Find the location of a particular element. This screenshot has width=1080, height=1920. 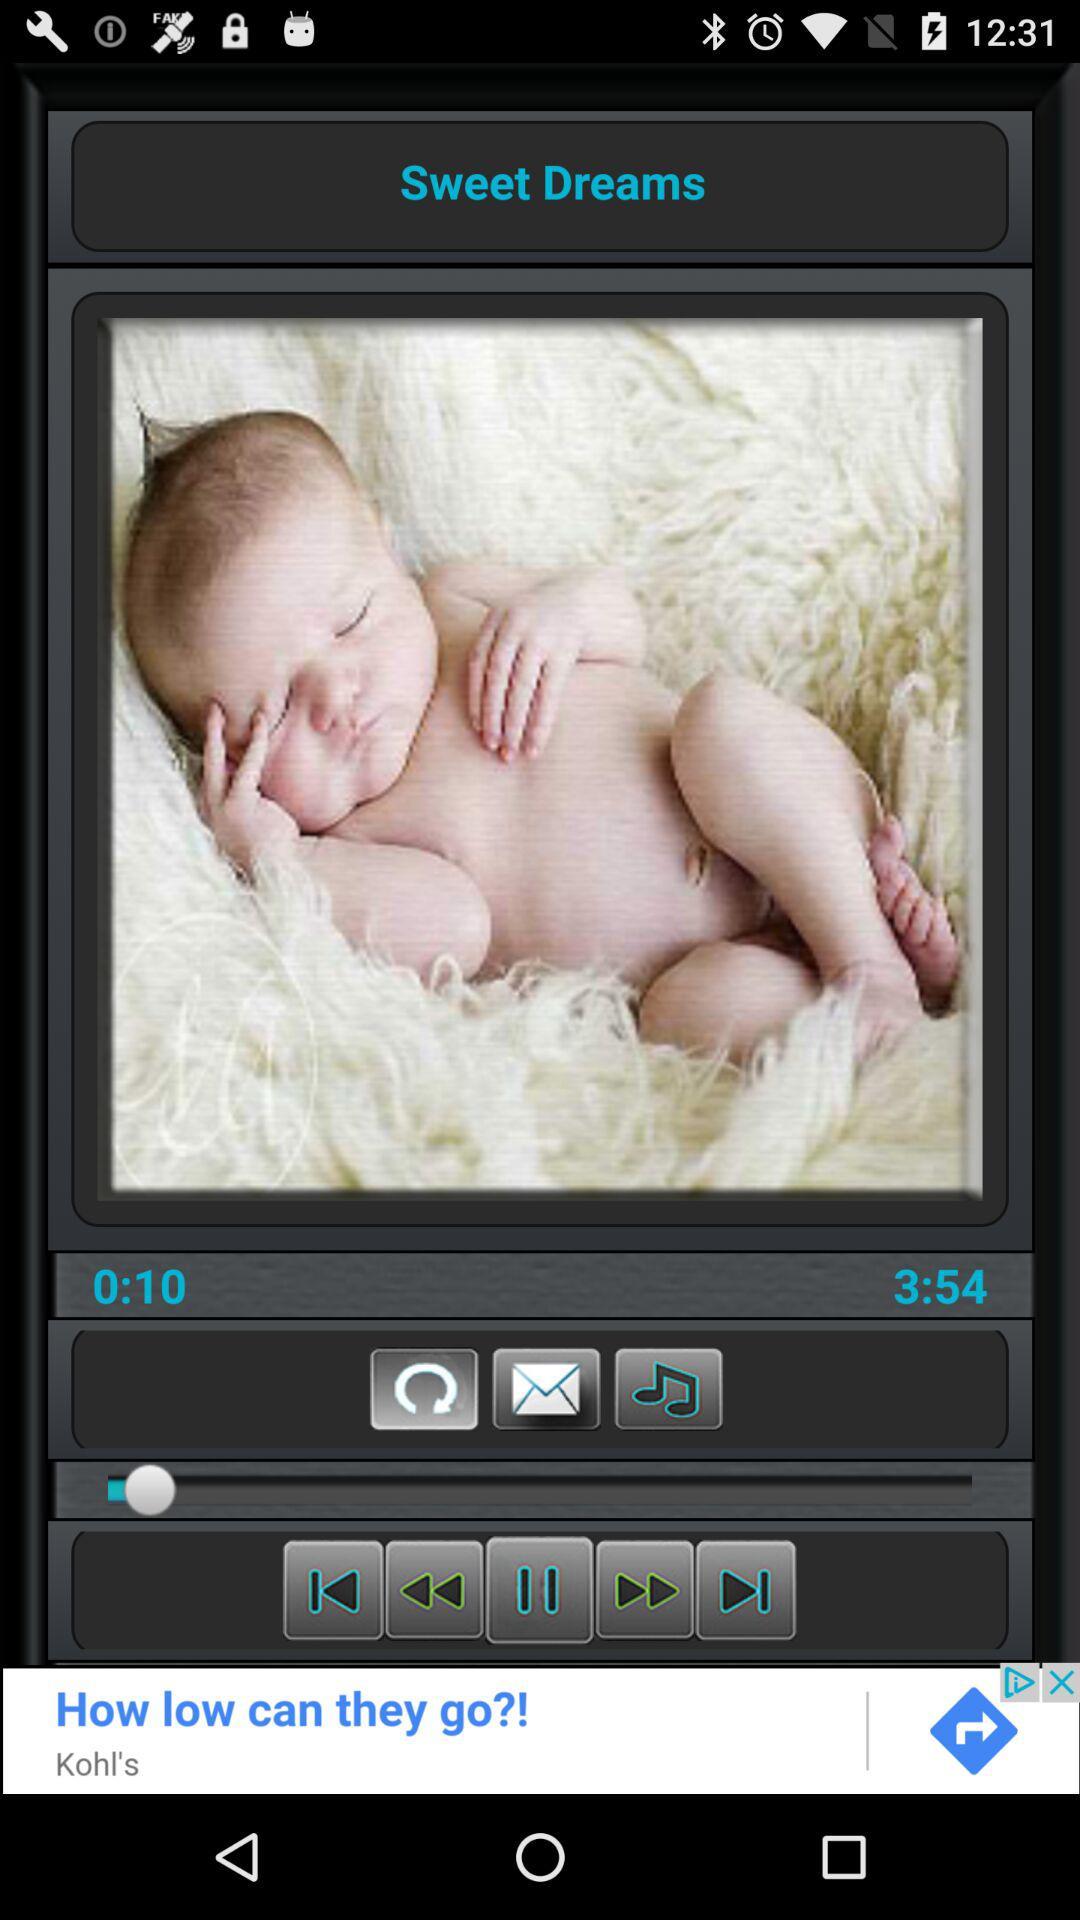

to start music is located at coordinates (668, 1387).